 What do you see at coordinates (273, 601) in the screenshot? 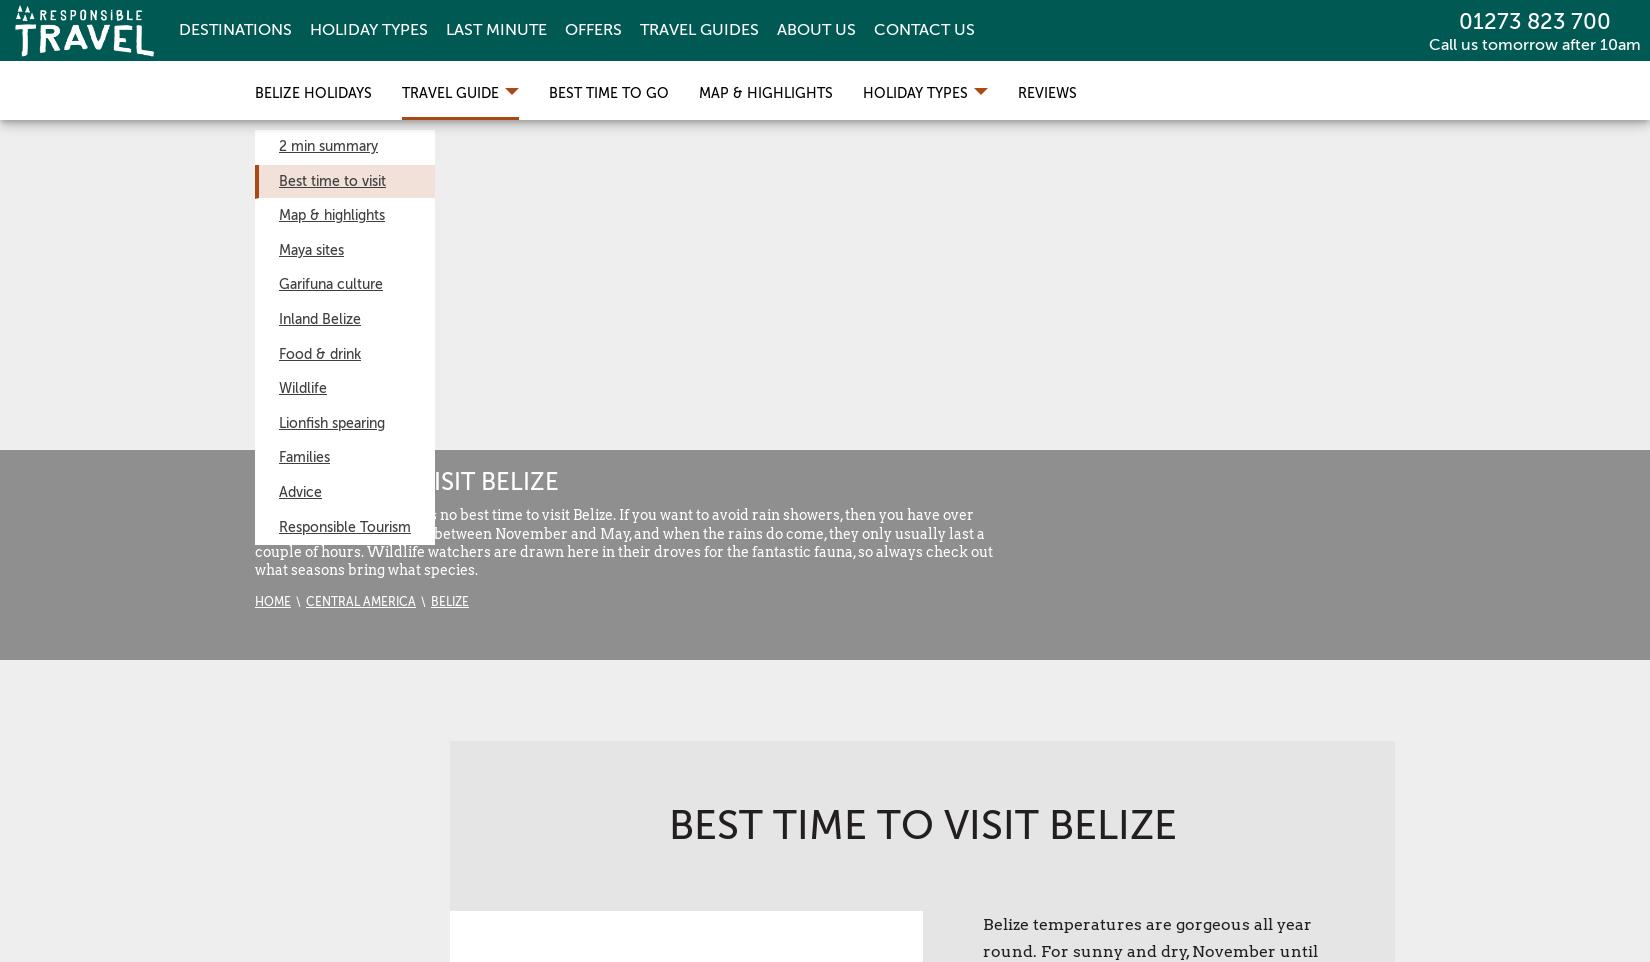
I see `'Home'` at bounding box center [273, 601].